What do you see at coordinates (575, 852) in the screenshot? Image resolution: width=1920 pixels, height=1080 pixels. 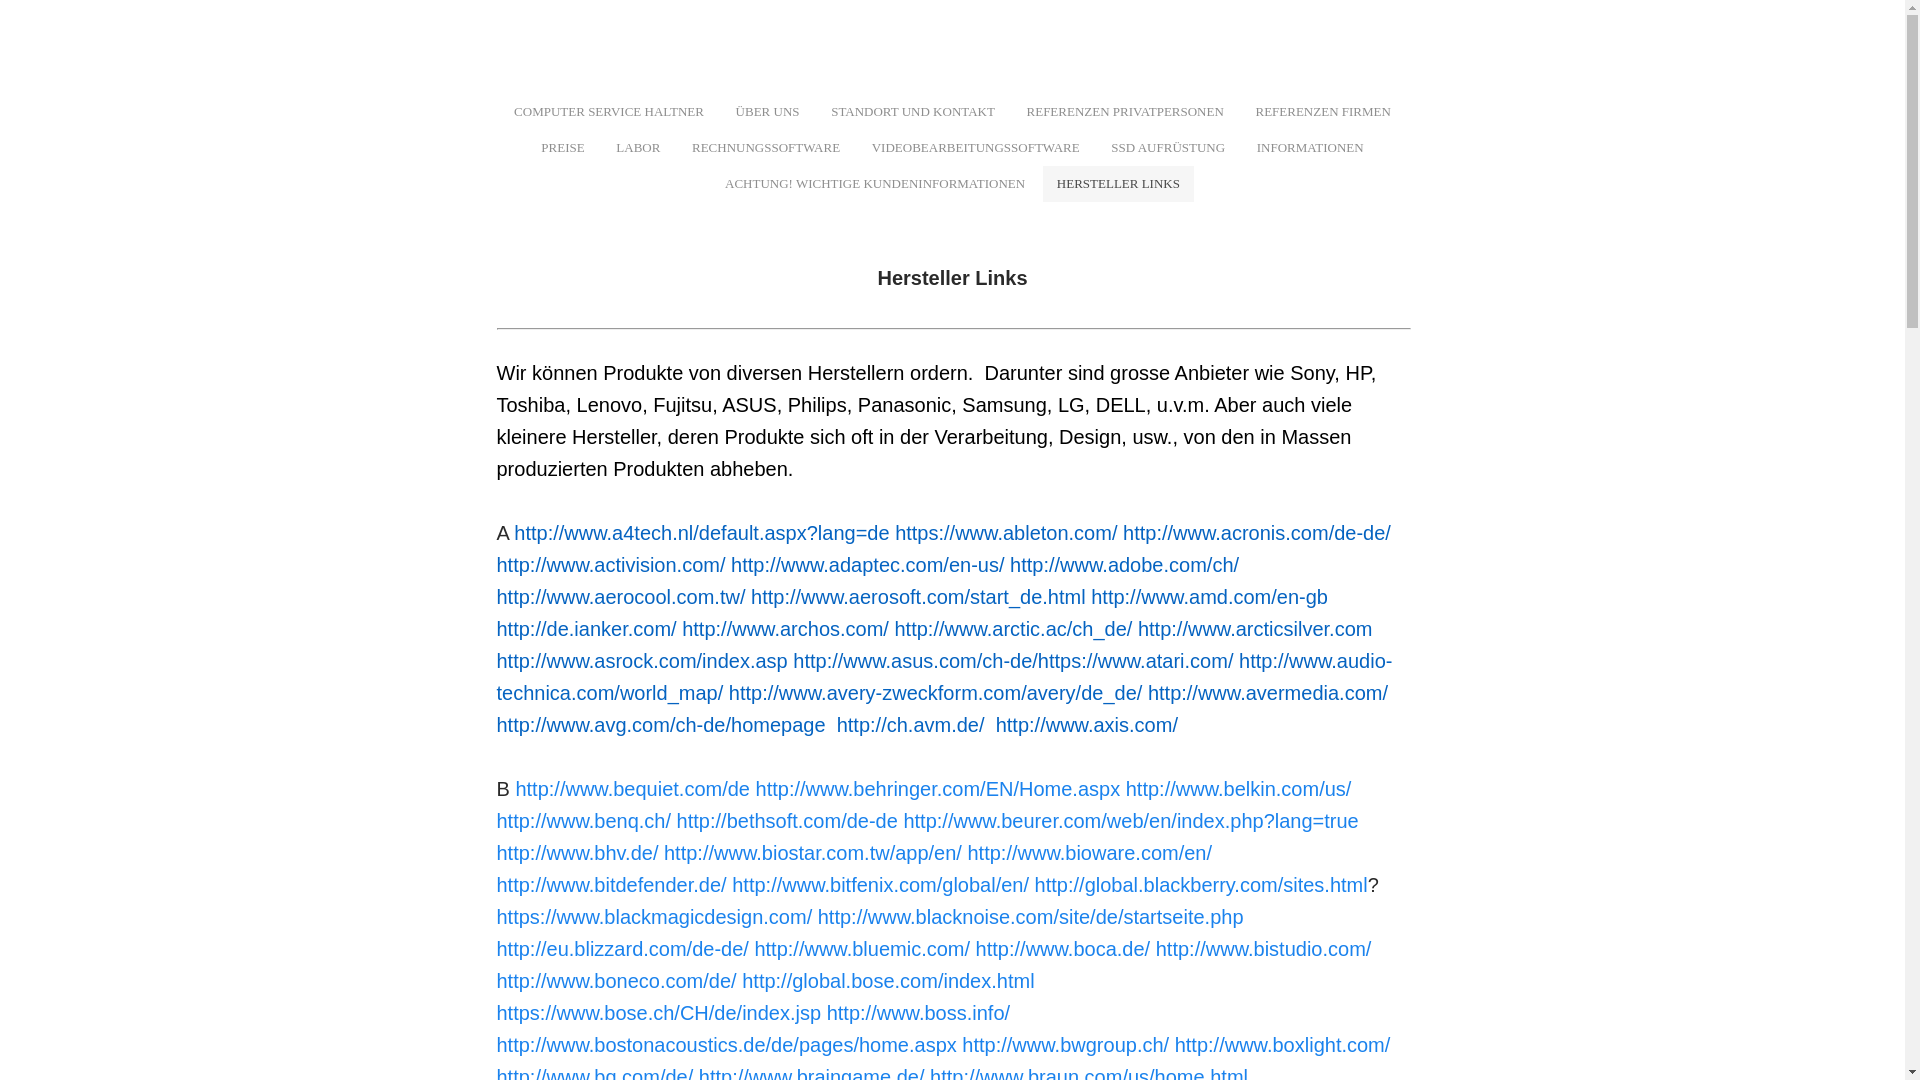 I see `'http://www.bhv.de/'` at bounding box center [575, 852].